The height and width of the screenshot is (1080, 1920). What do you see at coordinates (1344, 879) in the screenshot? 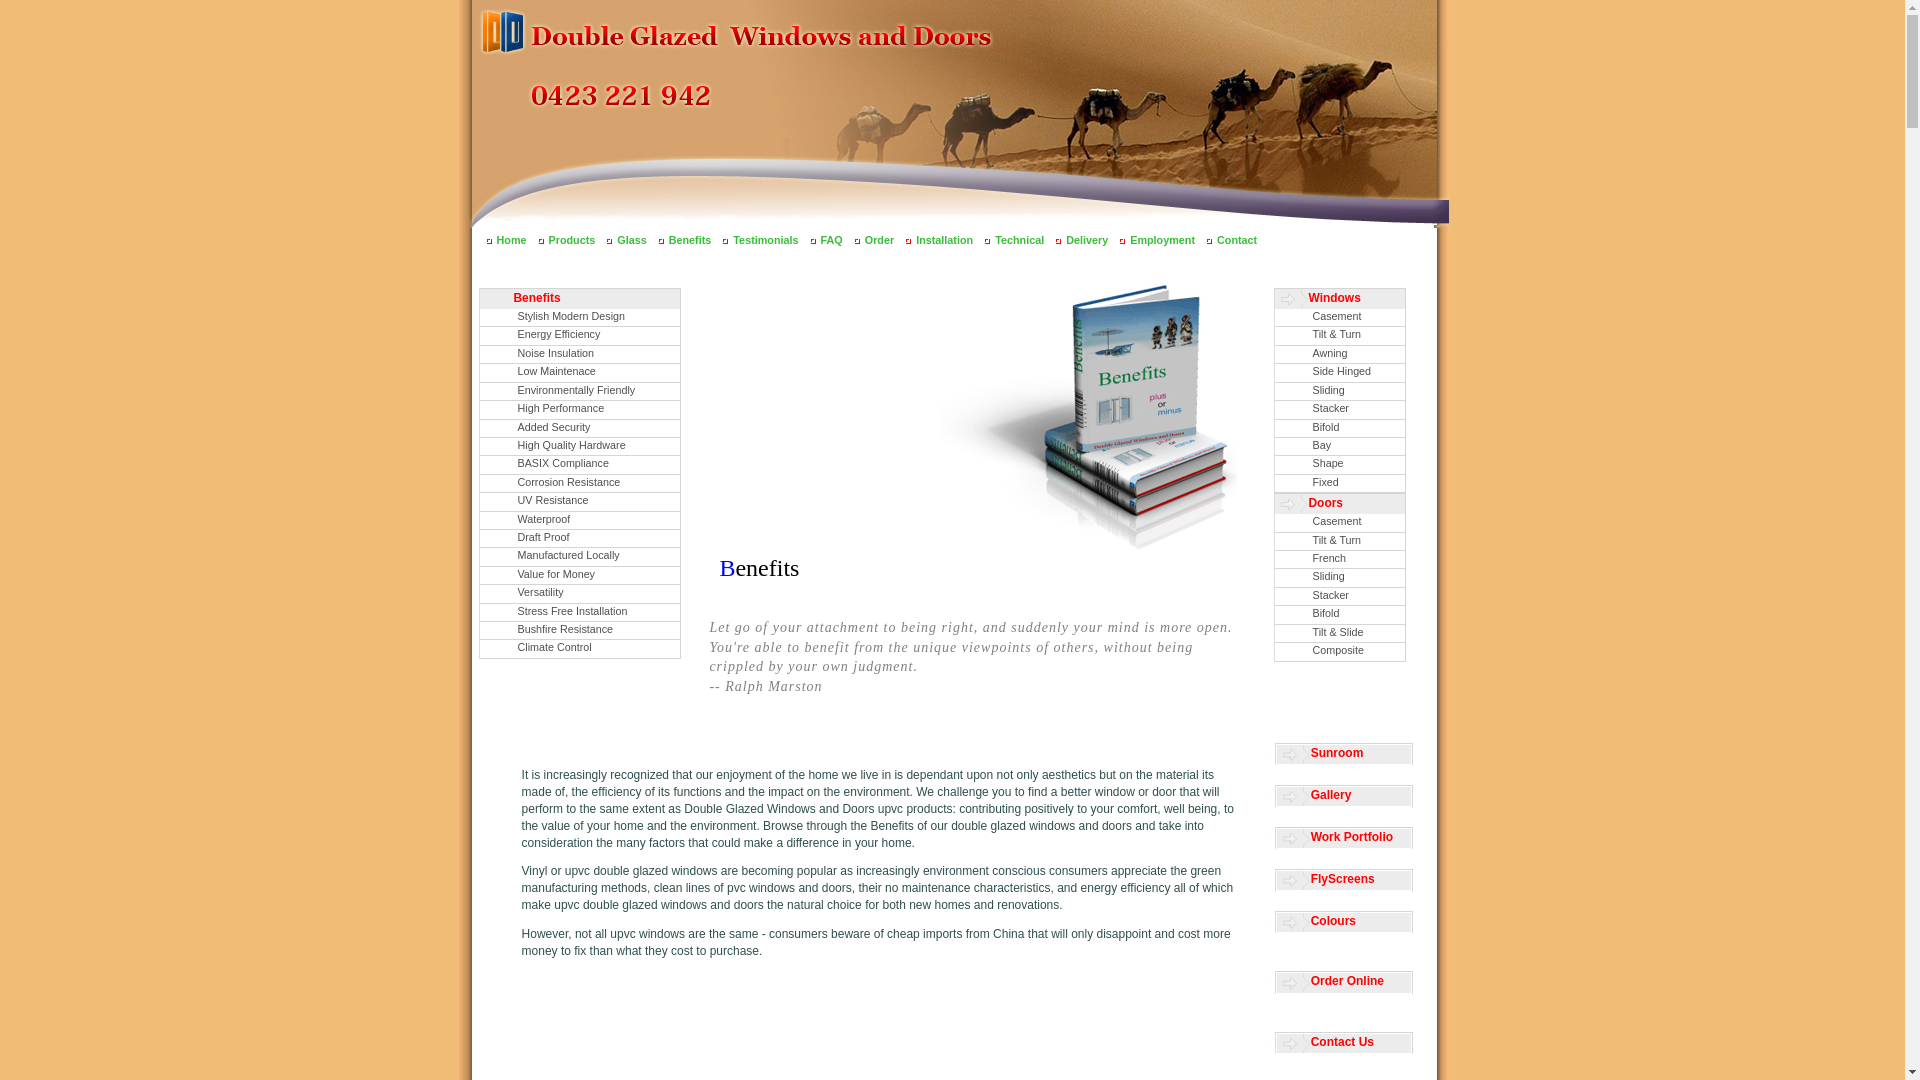
I see `'FlyScreens'` at bounding box center [1344, 879].